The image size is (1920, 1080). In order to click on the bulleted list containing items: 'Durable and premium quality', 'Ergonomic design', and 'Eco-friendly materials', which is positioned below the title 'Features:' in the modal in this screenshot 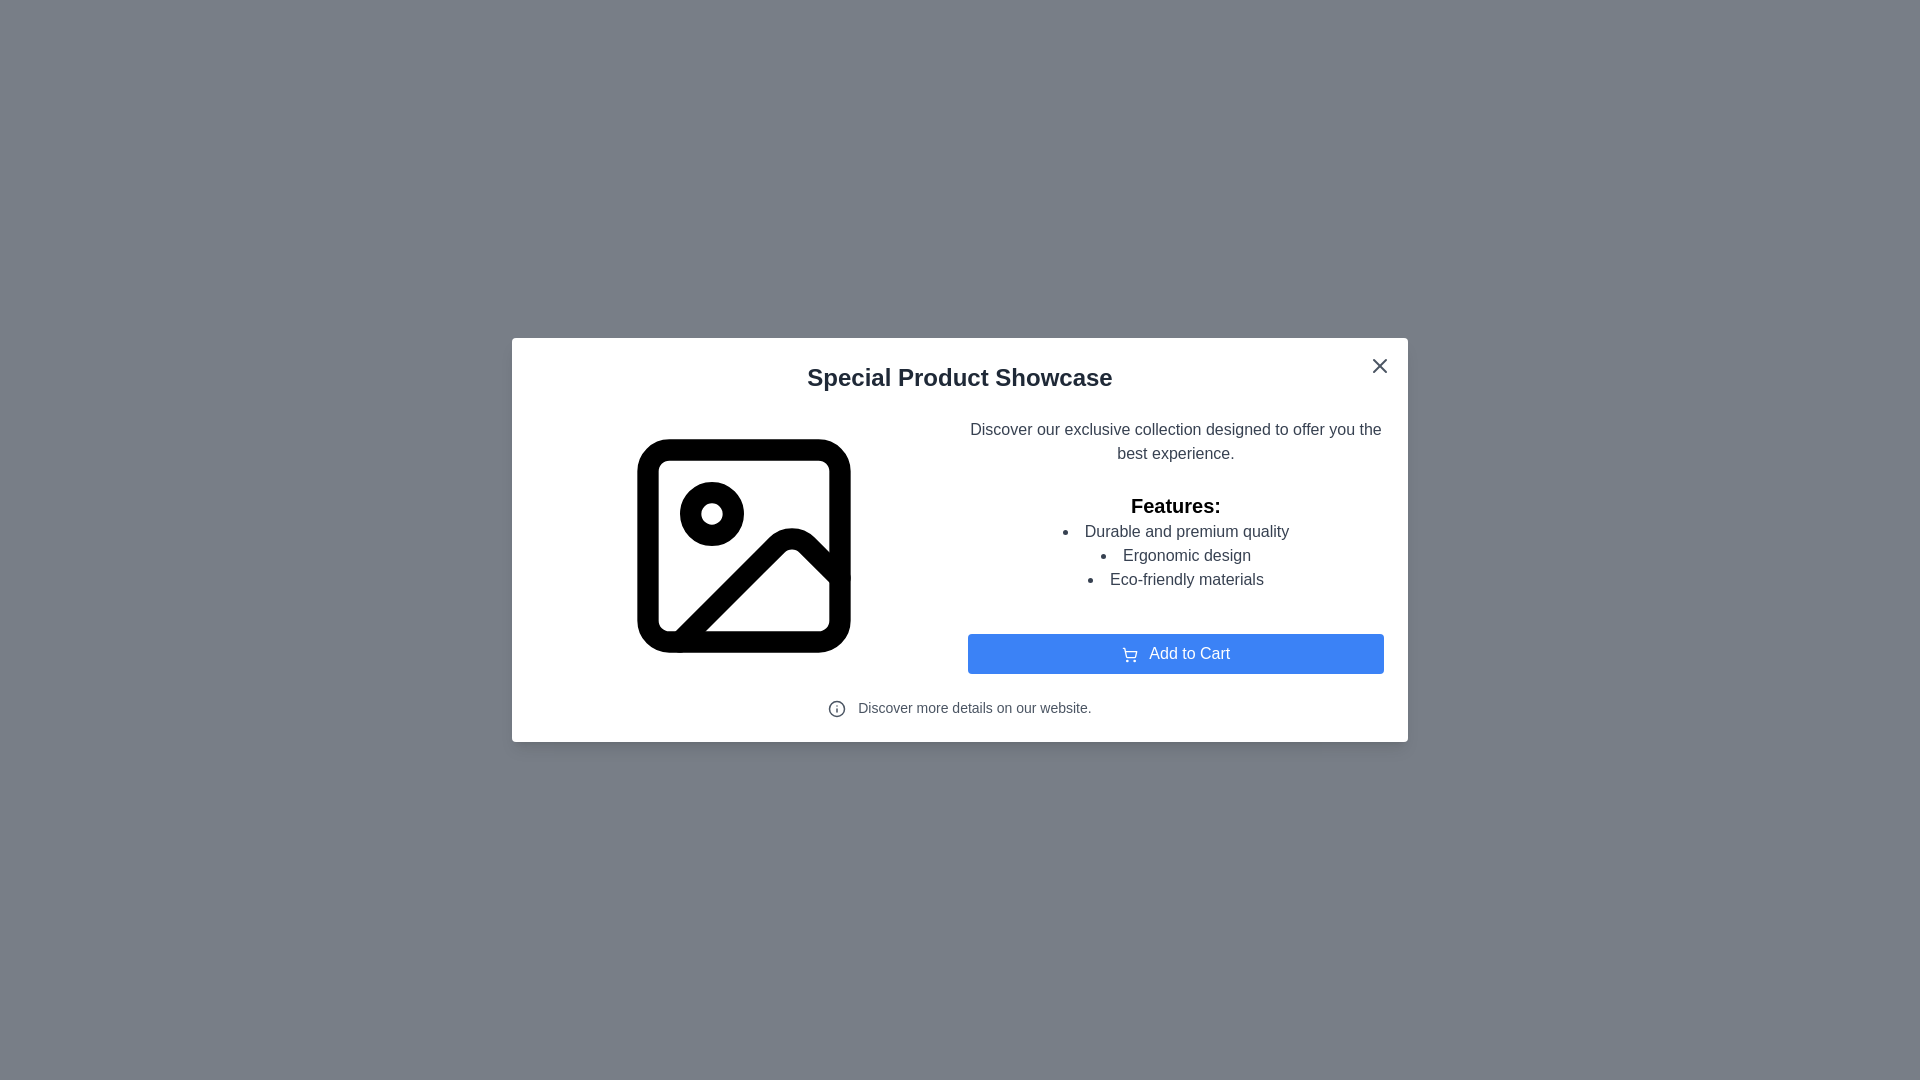, I will do `click(1176, 555)`.